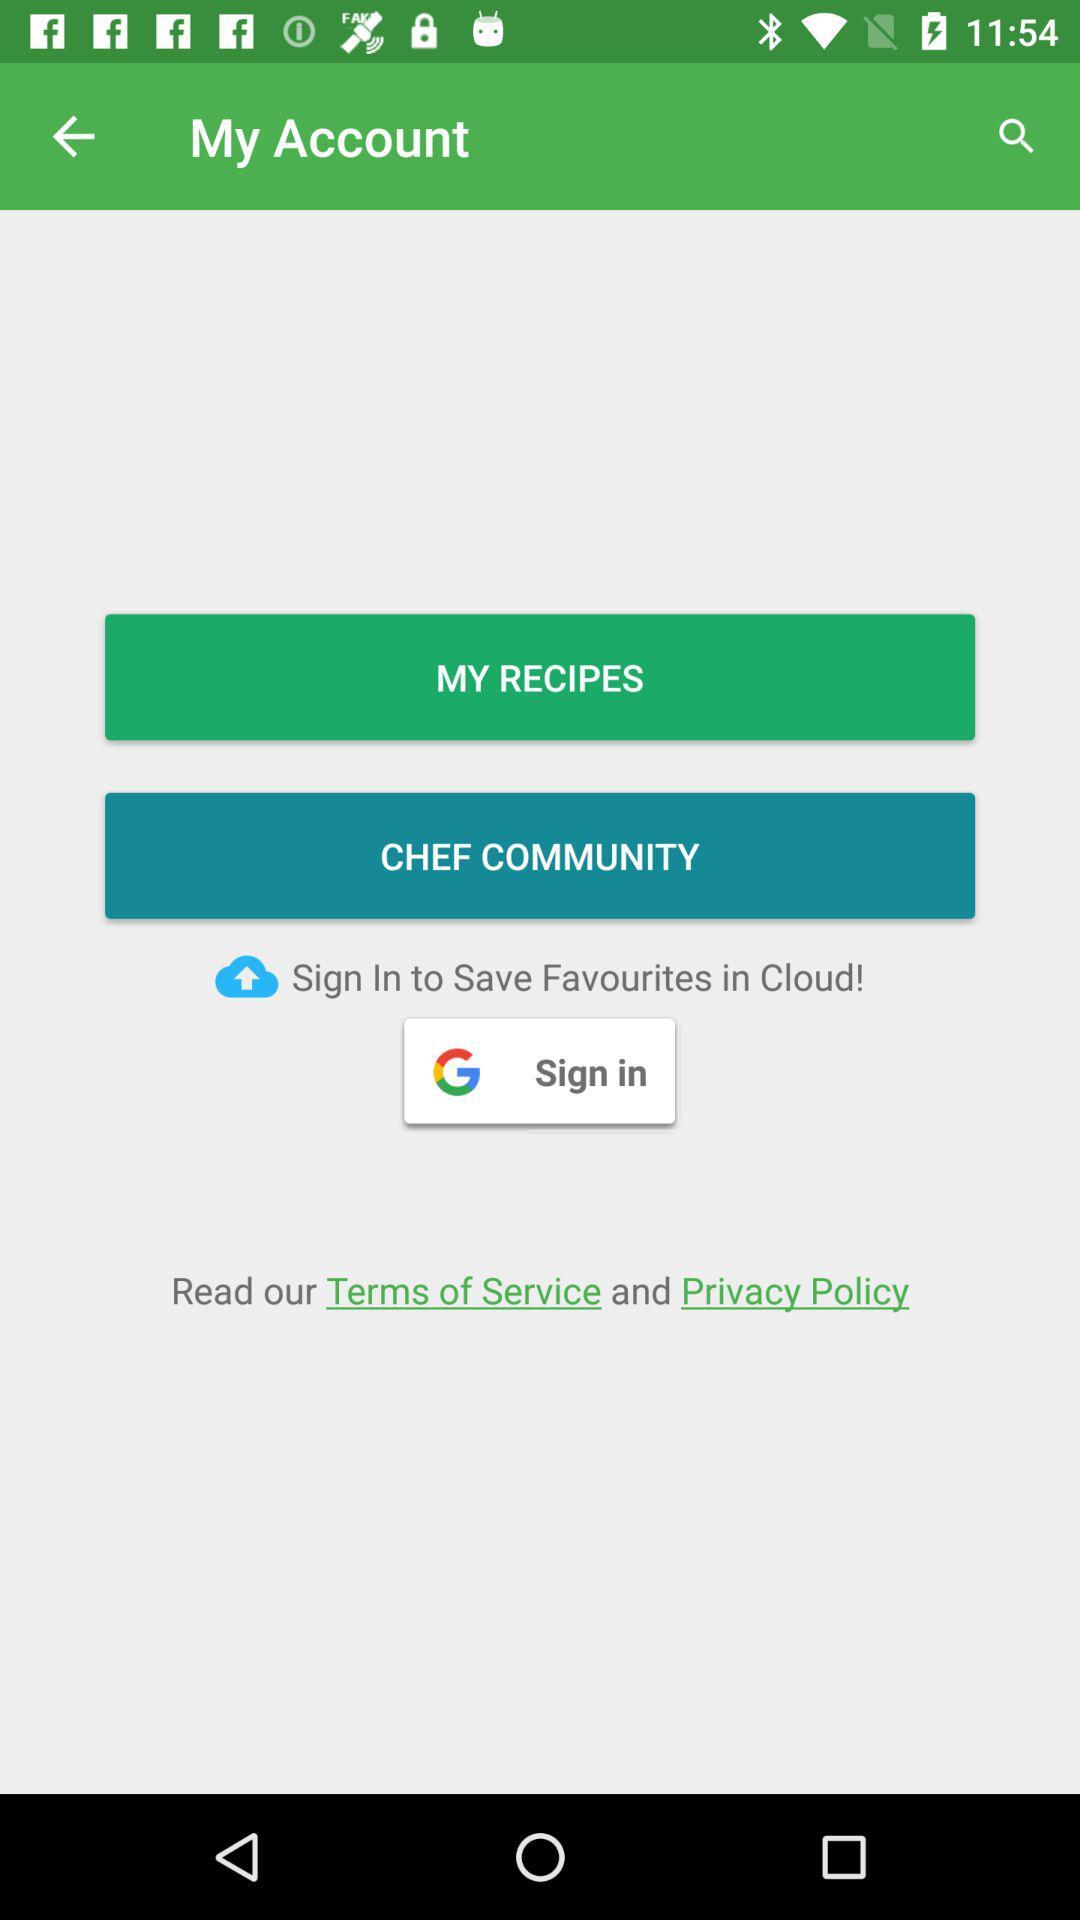  What do you see at coordinates (1017, 136) in the screenshot?
I see `the search icon which is on top right of the page` at bounding box center [1017, 136].